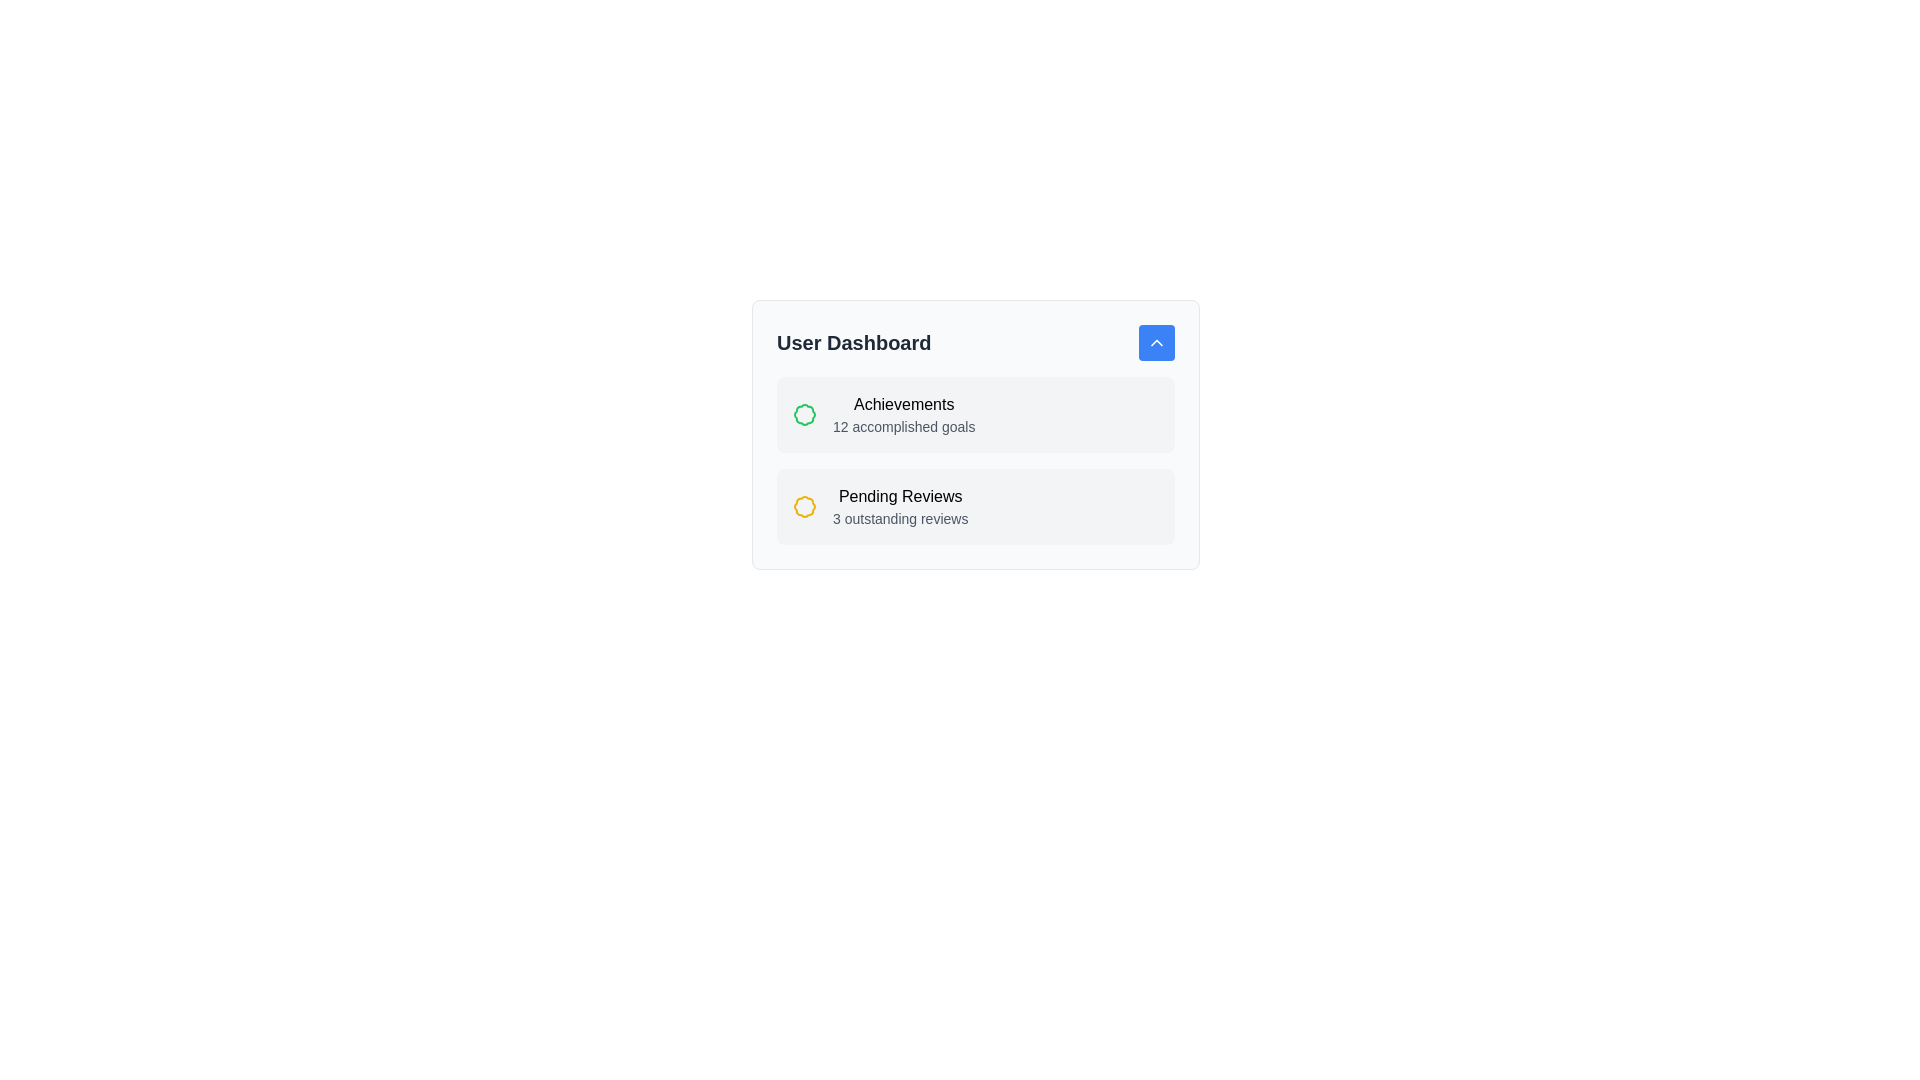 This screenshot has width=1920, height=1080. What do you see at coordinates (903, 426) in the screenshot?
I see `the text label displaying '12 accomplished goals' located below the 'Achievements' heading in the Achievements section of the dashboard card` at bounding box center [903, 426].